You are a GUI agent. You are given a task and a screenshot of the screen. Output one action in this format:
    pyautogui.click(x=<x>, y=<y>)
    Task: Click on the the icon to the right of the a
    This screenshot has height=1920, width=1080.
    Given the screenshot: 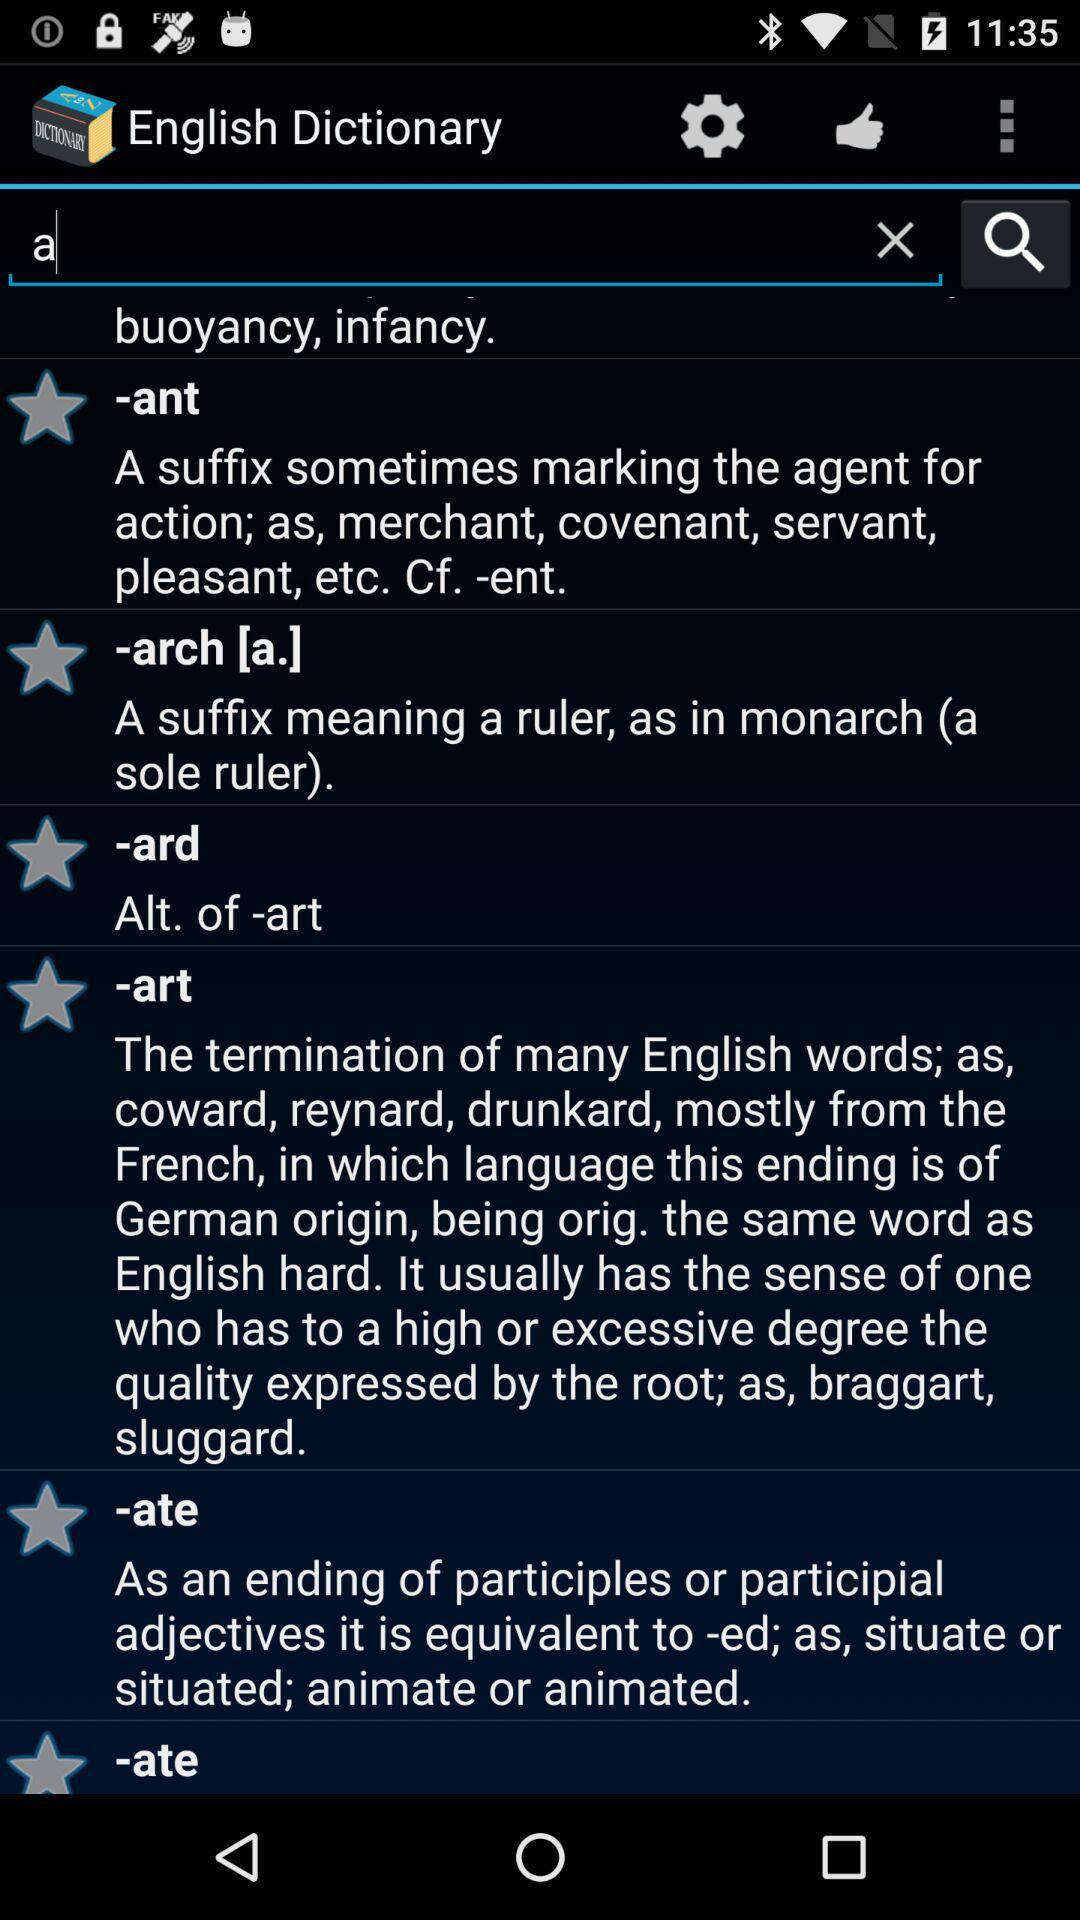 What is the action you would take?
    pyautogui.click(x=1015, y=242)
    